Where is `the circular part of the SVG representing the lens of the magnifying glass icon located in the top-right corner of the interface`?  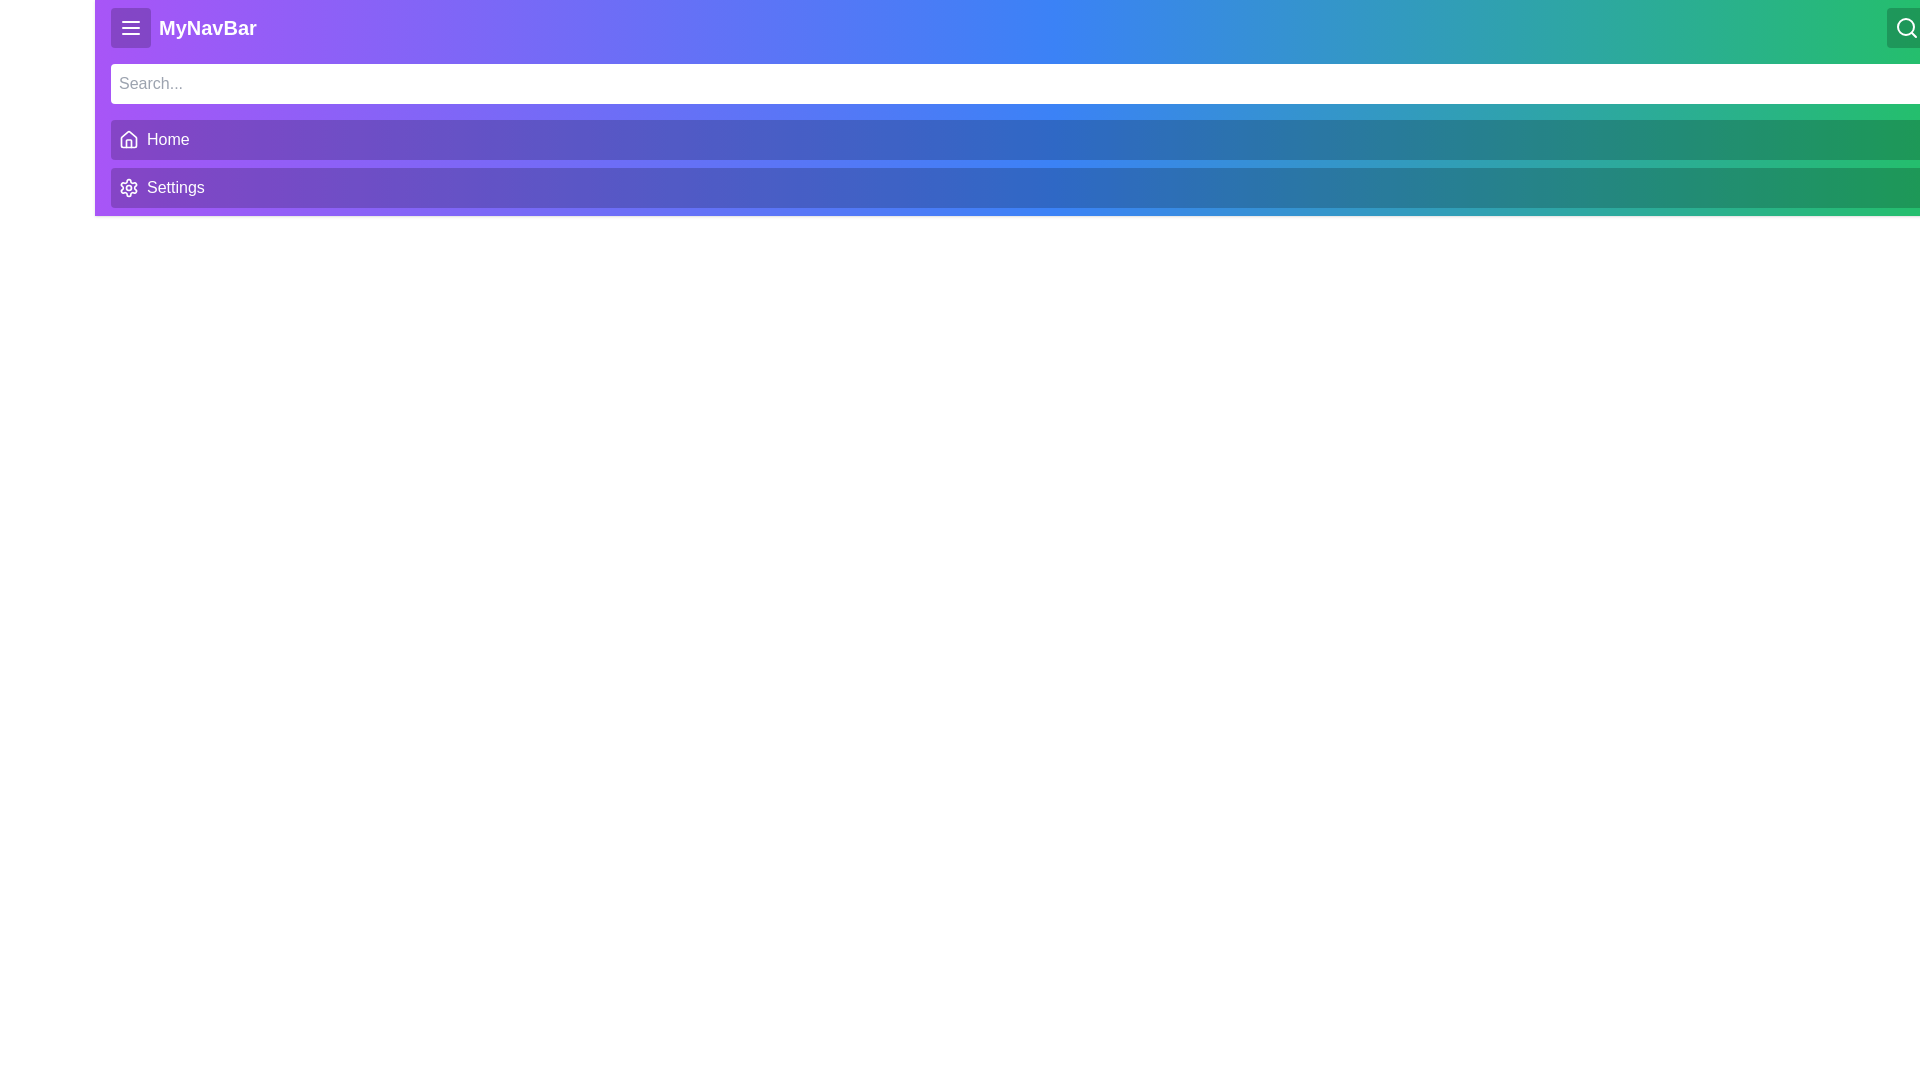 the circular part of the SVG representing the lens of the magnifying glass icon located in the top-right corner of the interface is located at coordinates (1904, 27).